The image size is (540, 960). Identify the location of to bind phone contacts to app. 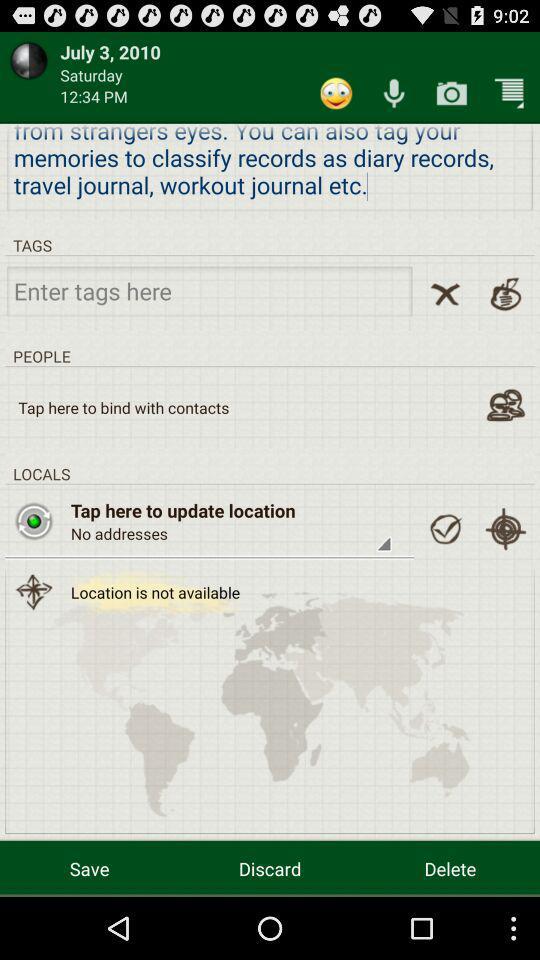
(504, 404).